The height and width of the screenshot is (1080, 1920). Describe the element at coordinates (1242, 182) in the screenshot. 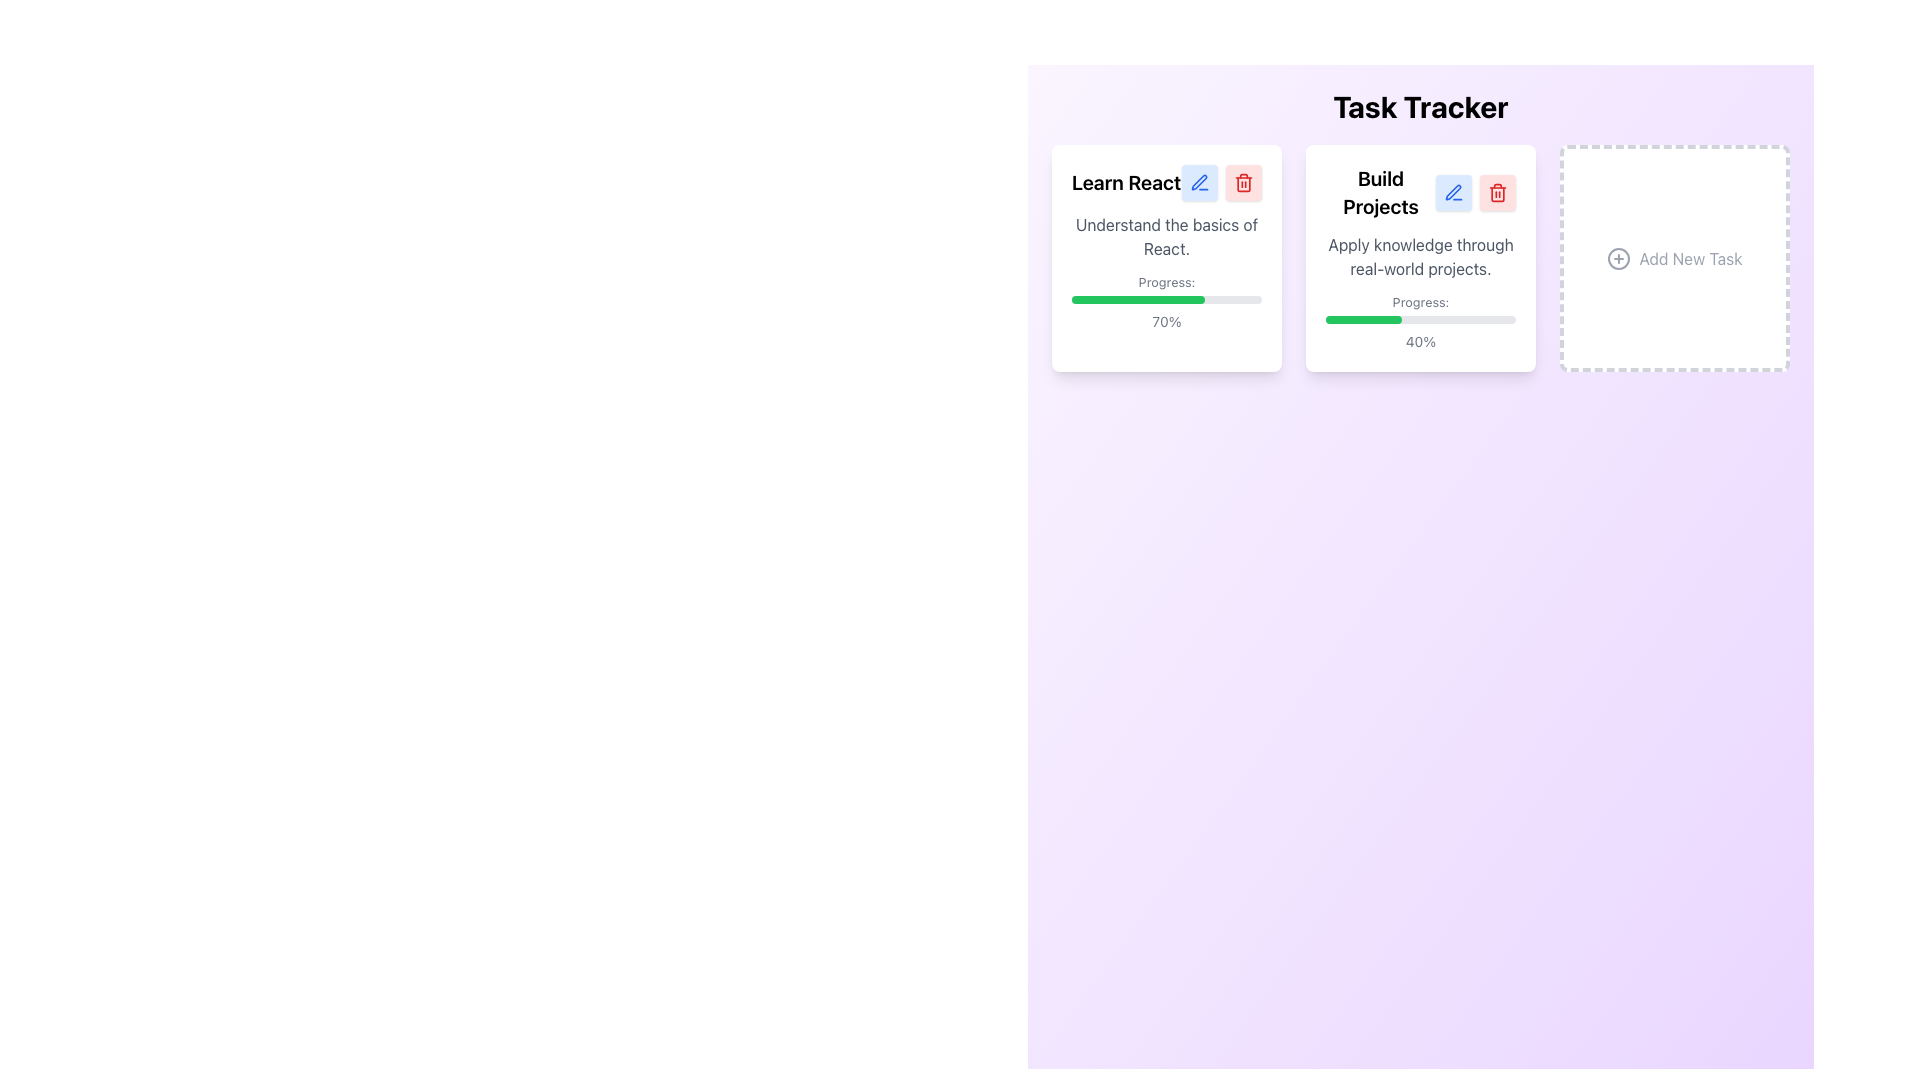

I see `the delete button located at the top-right corner of the 'Learn React' card` at that location.